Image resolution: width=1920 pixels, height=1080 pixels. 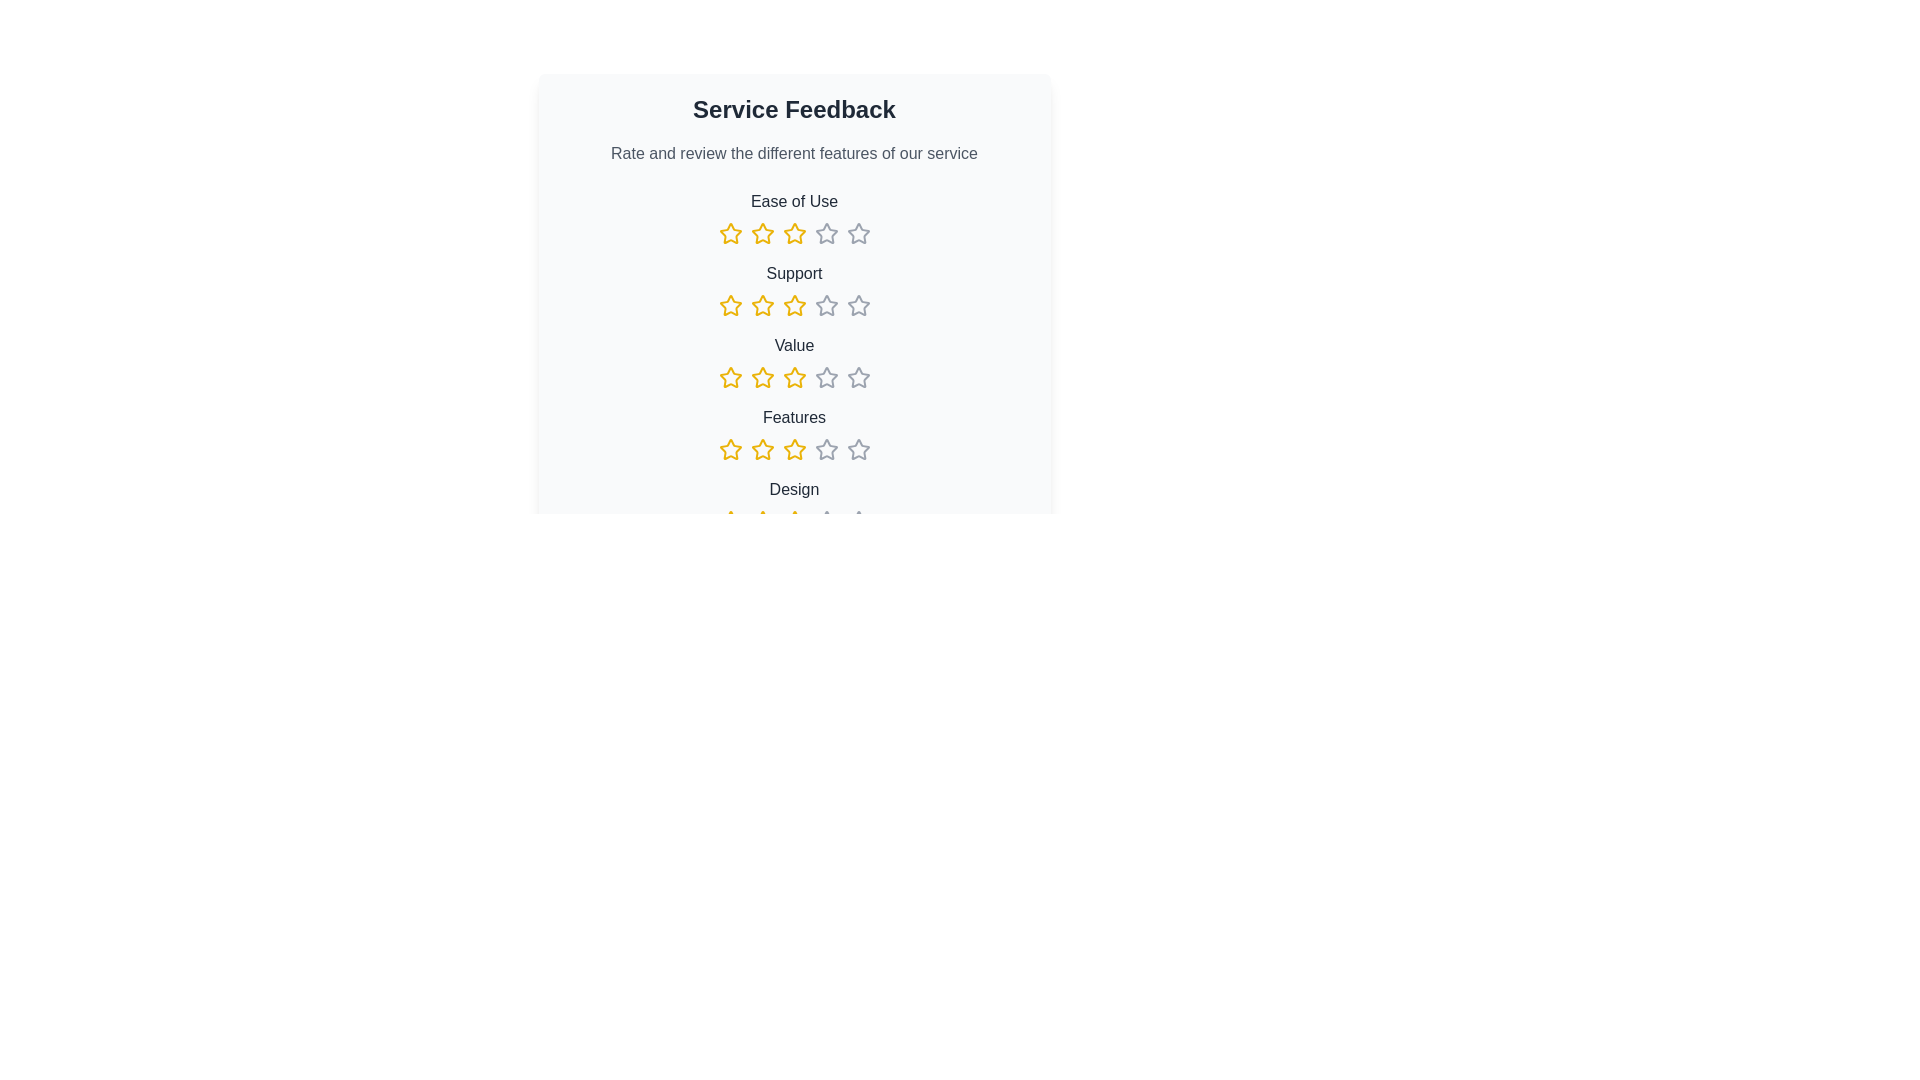 What do you see at coordinates (793, 489) in the screenshot?
I see `text label for the 'Design' rating, which is the fifth item in a vertical stack of labeled sections` at bounding box center [793, 489].